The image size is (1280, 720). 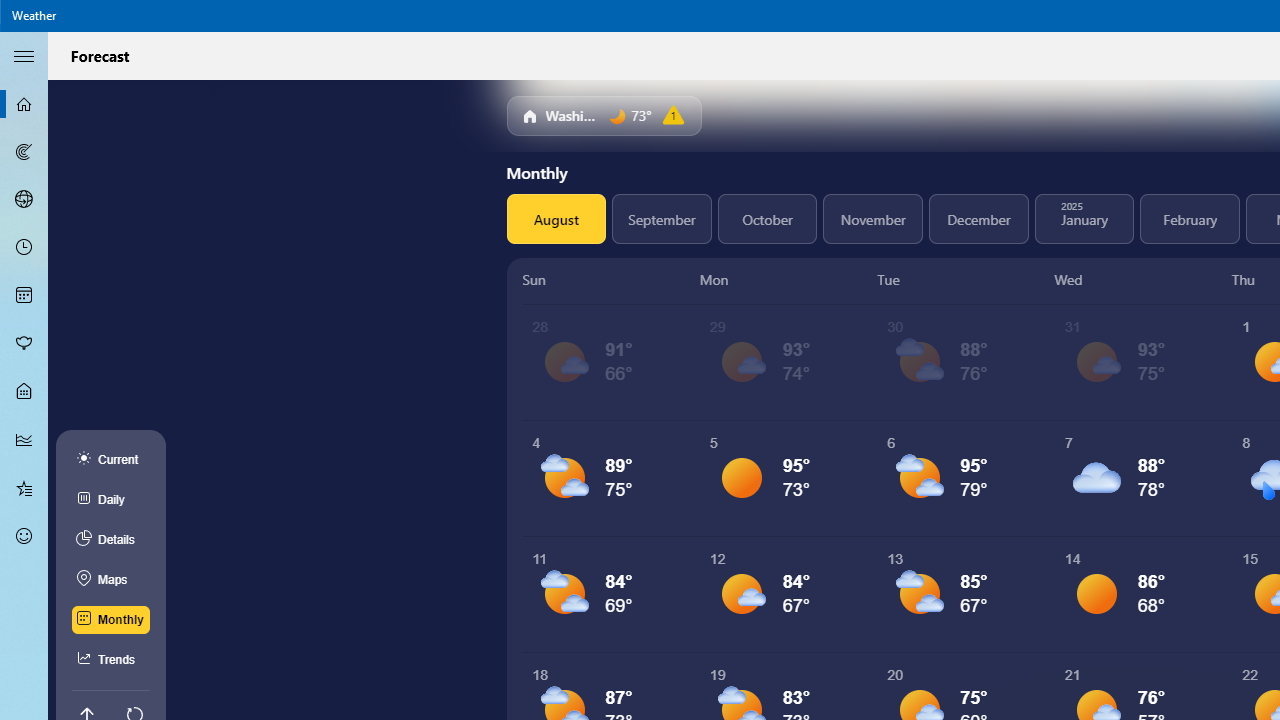 I want to click on 'Forecast - Not Selected', so click(x=24, y=104).